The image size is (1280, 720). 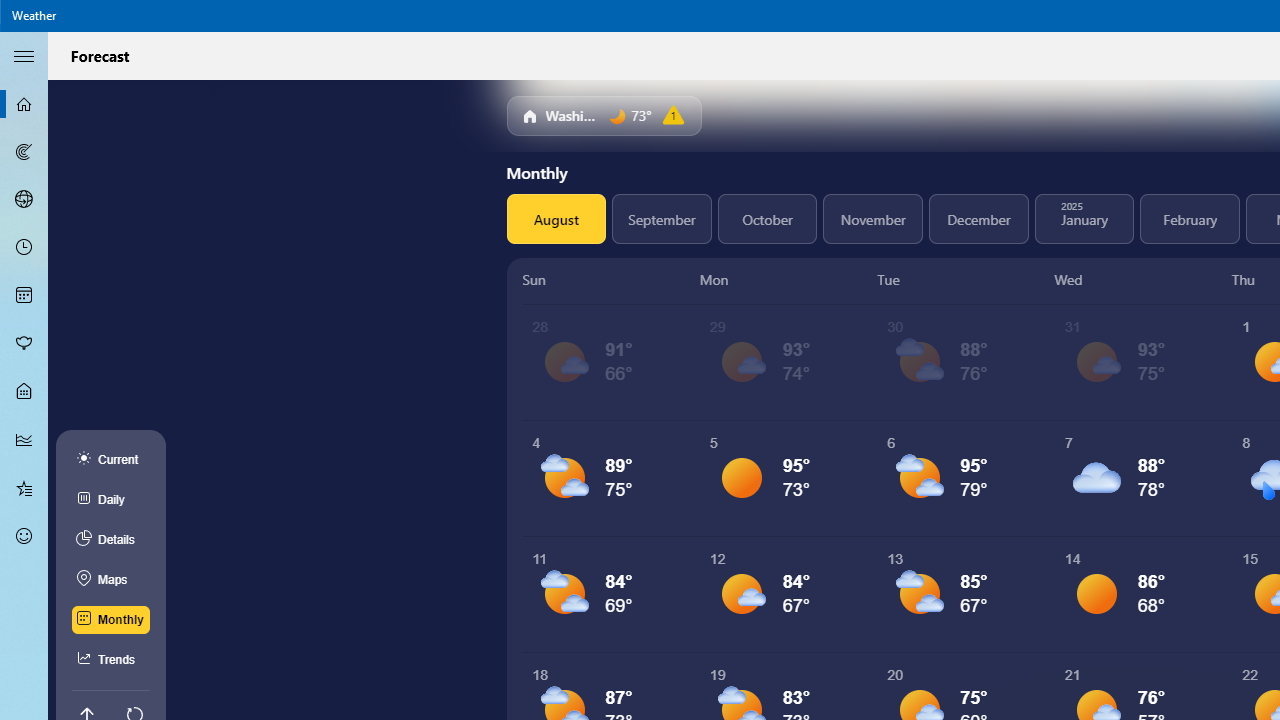 I want to click on 'Forecast - Not Selected', so click(x=24, y=104).